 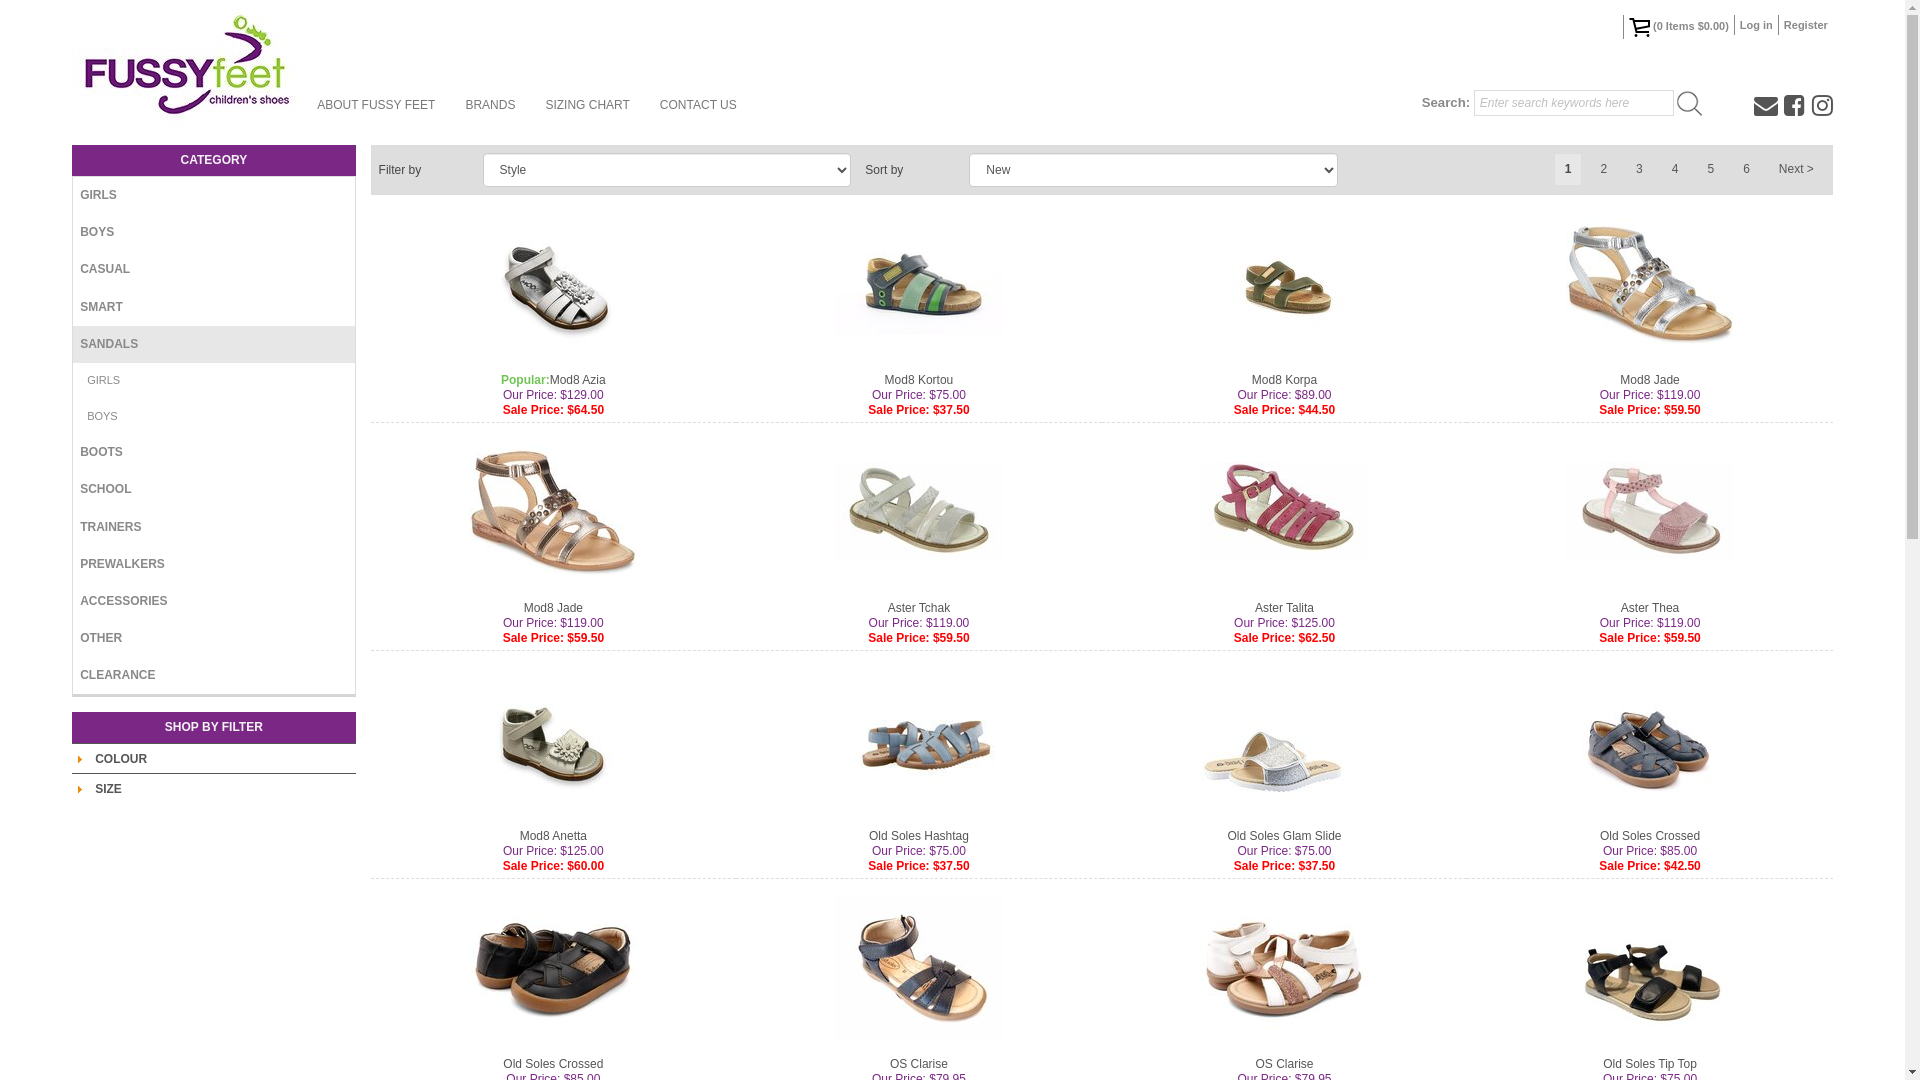 What do you see at coordinates (1688, 103) in the screenshot?
I see `'Go'` at bounding box center [1688, 103].